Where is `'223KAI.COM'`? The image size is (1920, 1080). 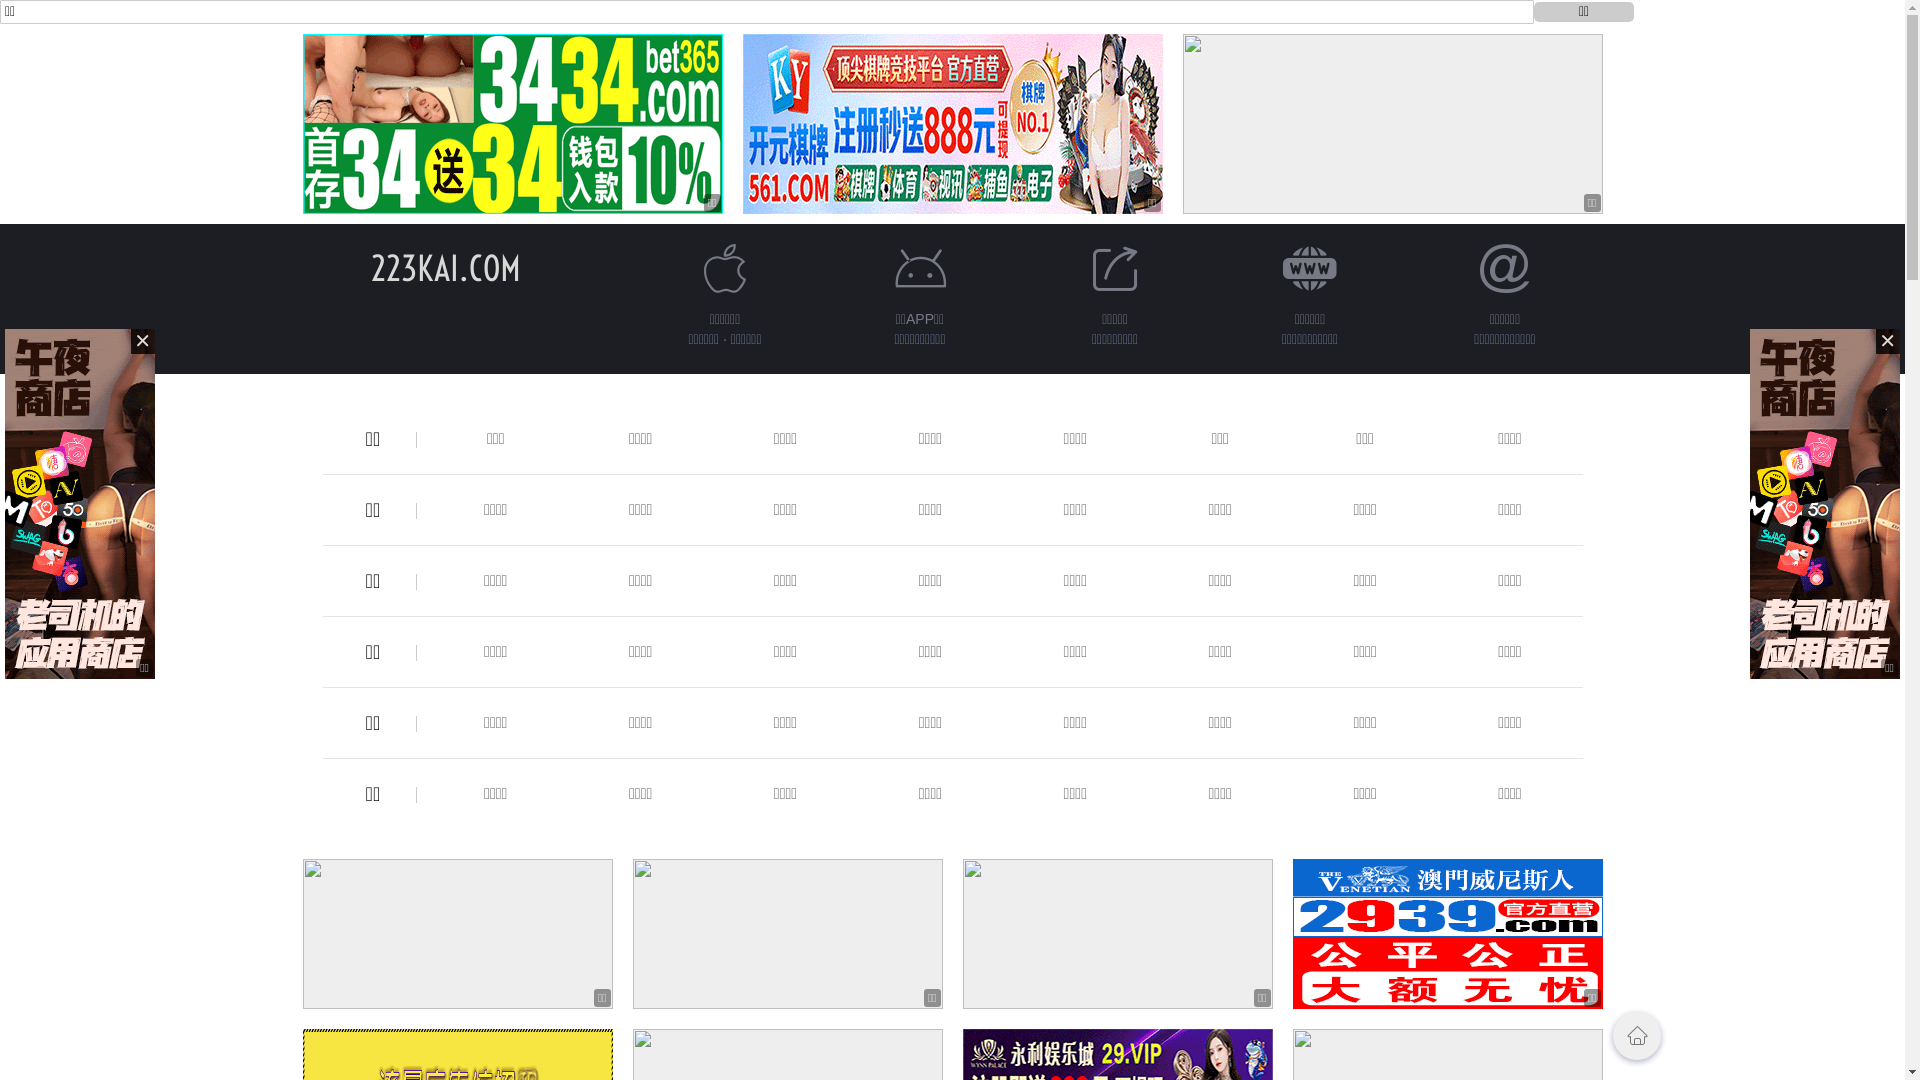 '223KAI.COM' is located at coordinates (369, 267).